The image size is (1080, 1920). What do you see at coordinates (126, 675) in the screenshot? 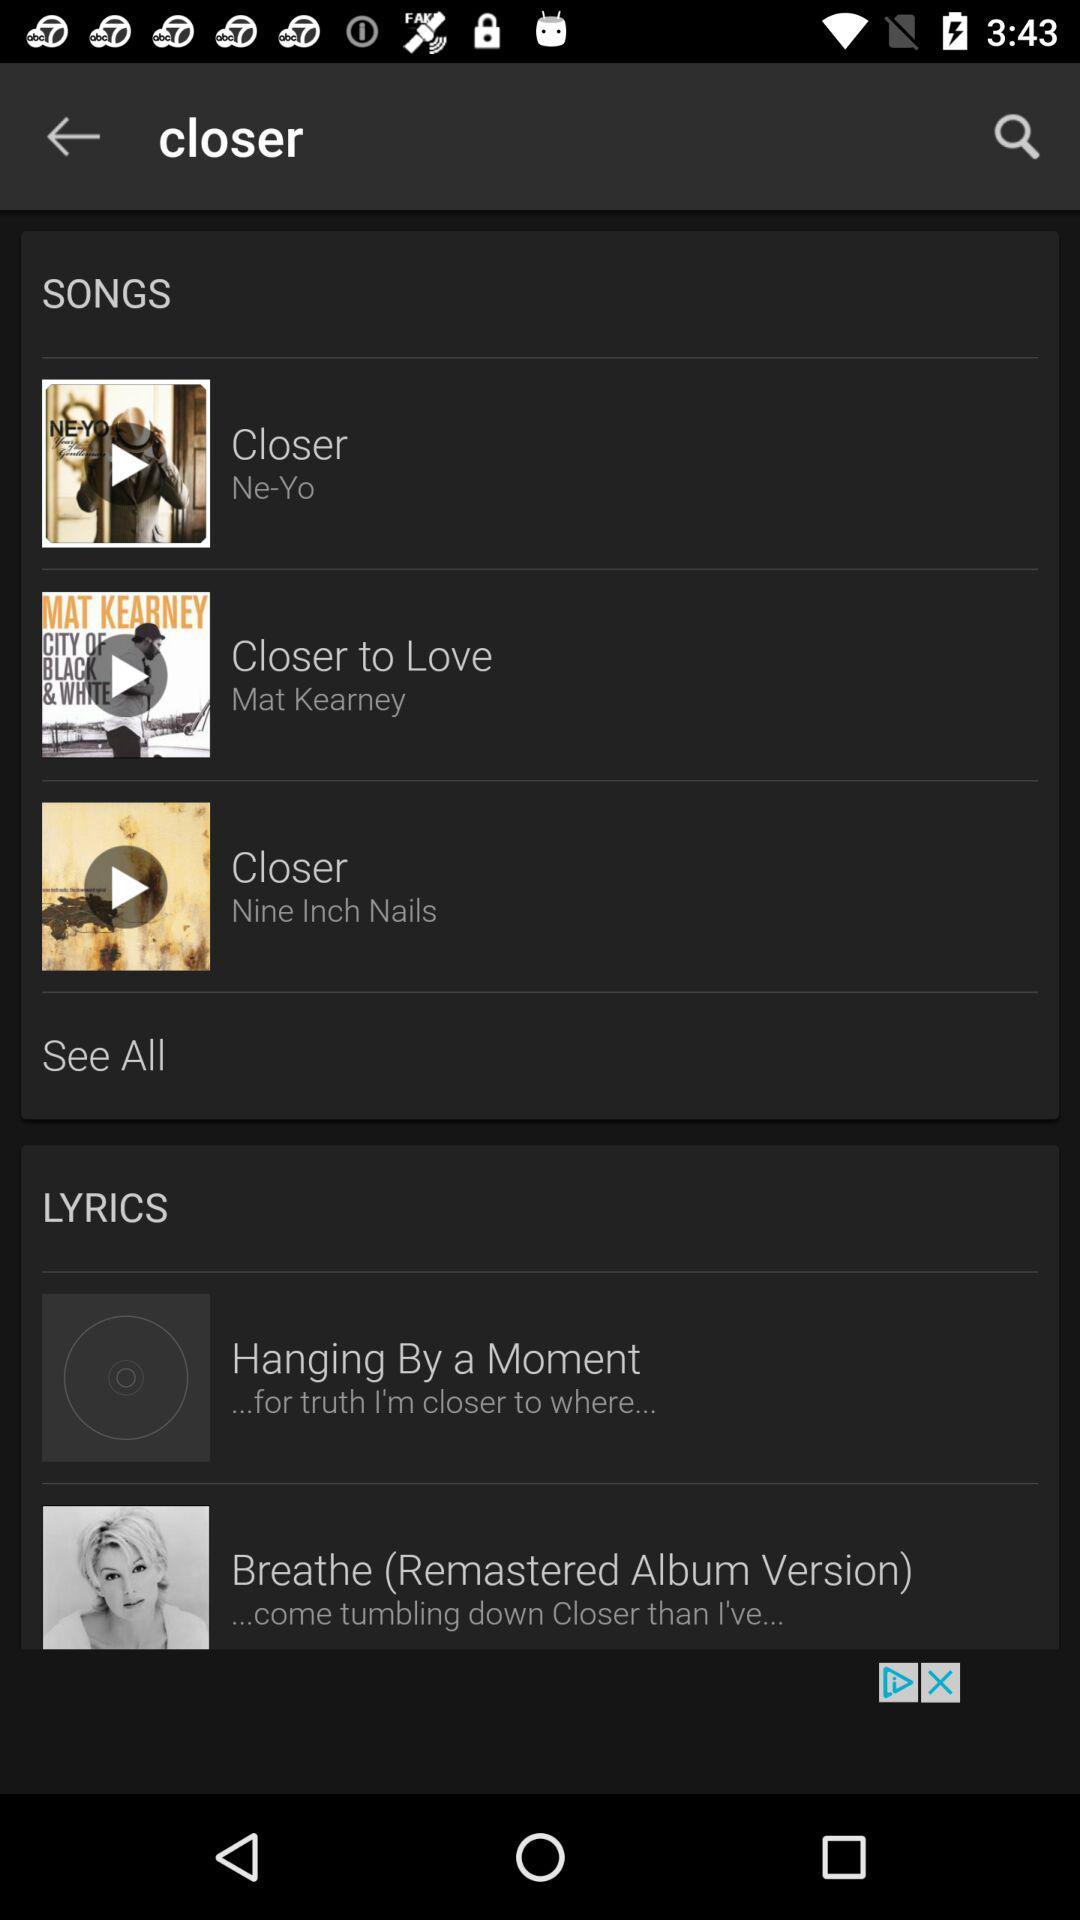
I see `the song closer to love by mat kearney` at bounding box center [126, 675].